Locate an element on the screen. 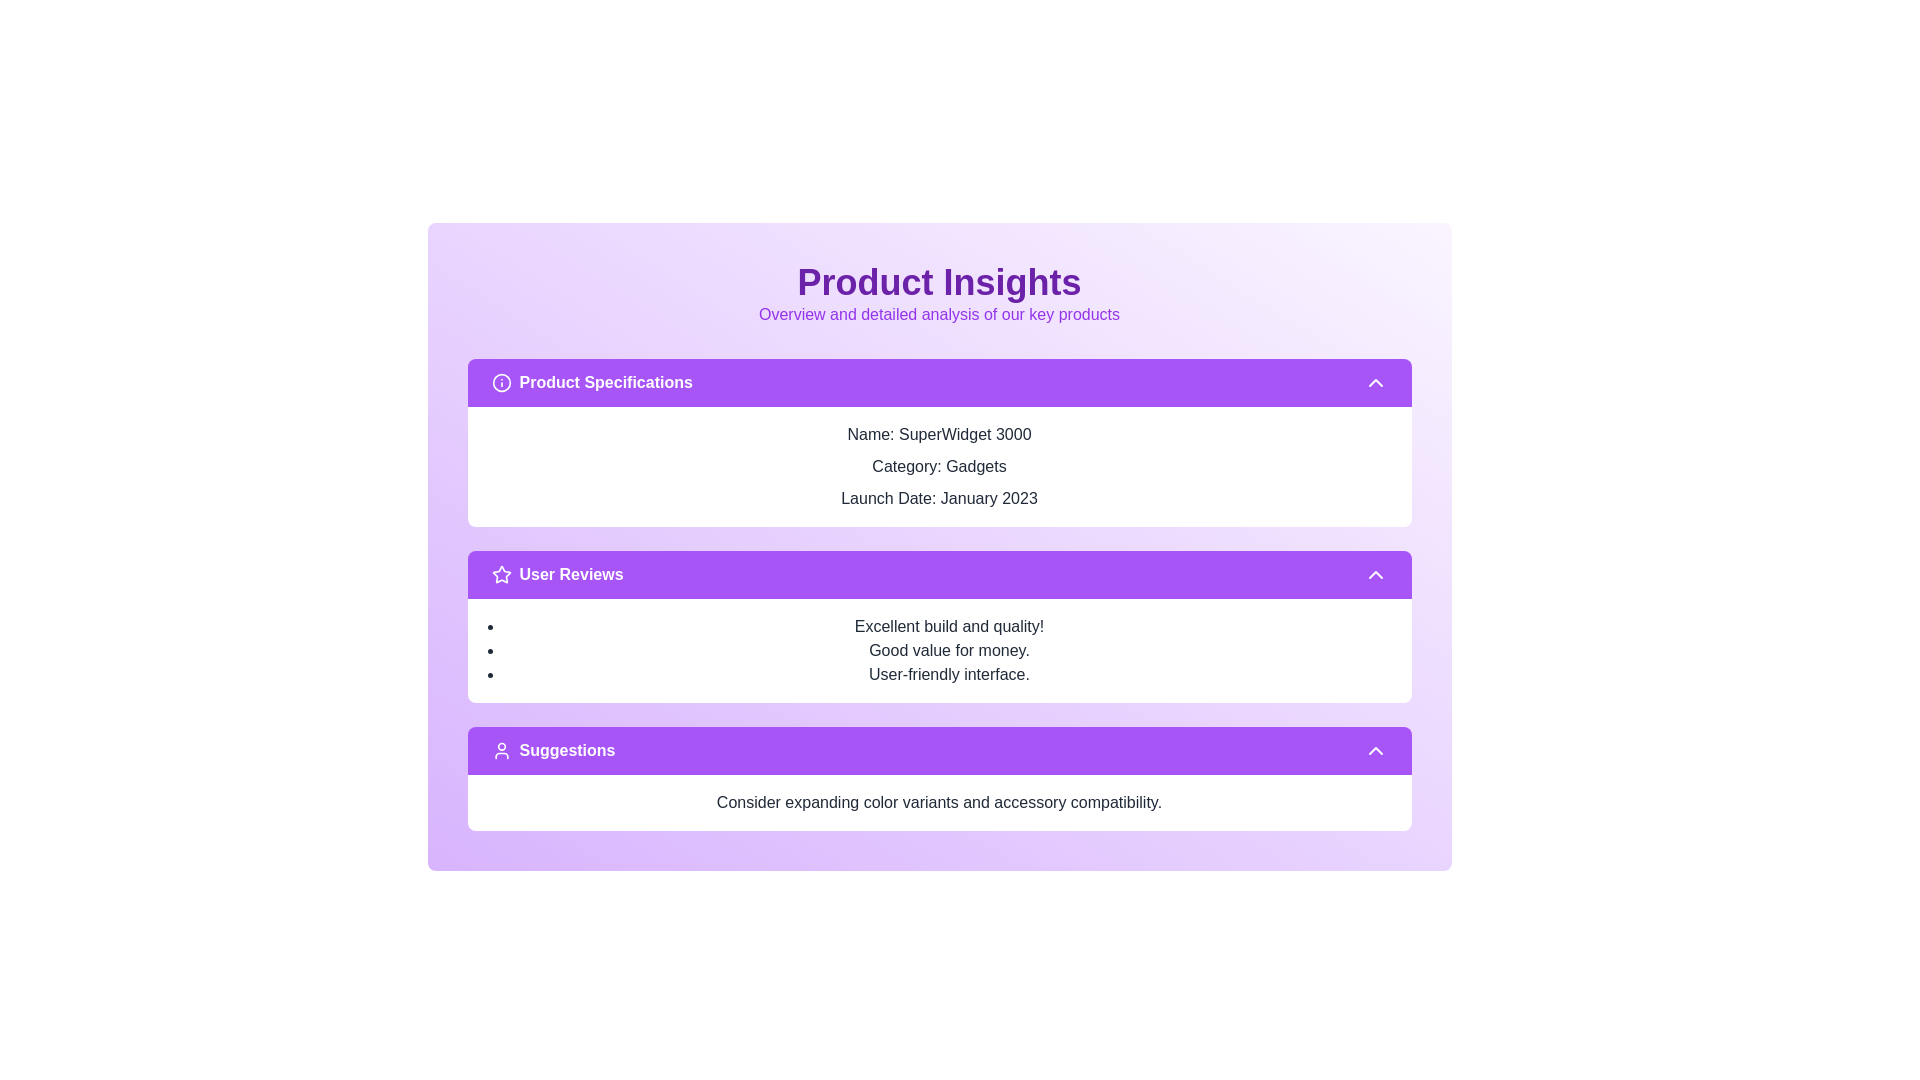 Image resolution: width=1920 pixels, height=1080 pixels. the 'Product Specifications' label header to potentially reveal tooltips related to the info icon is located at coordinates (591, 382).